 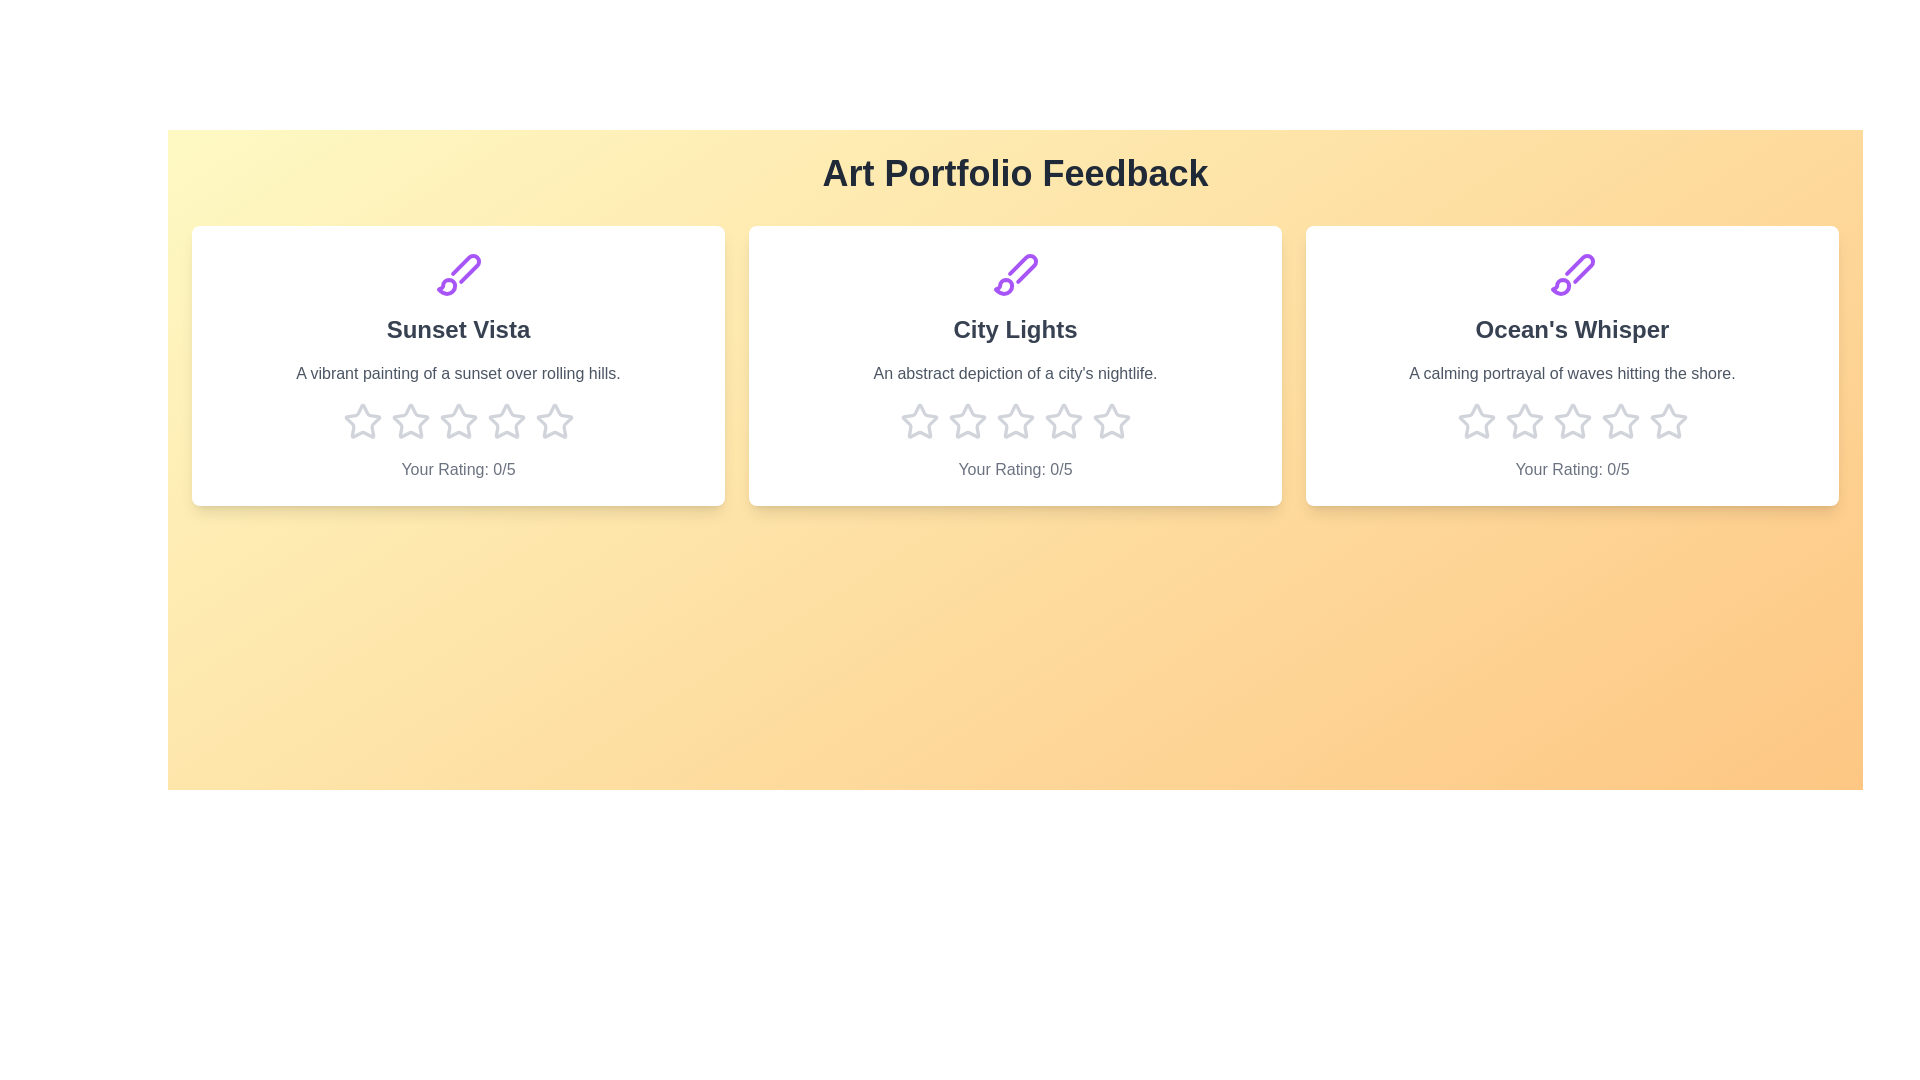 I want to click on the artwork card for 'Sunset Vista' to observe hover effects, so click(x=457, y=366).